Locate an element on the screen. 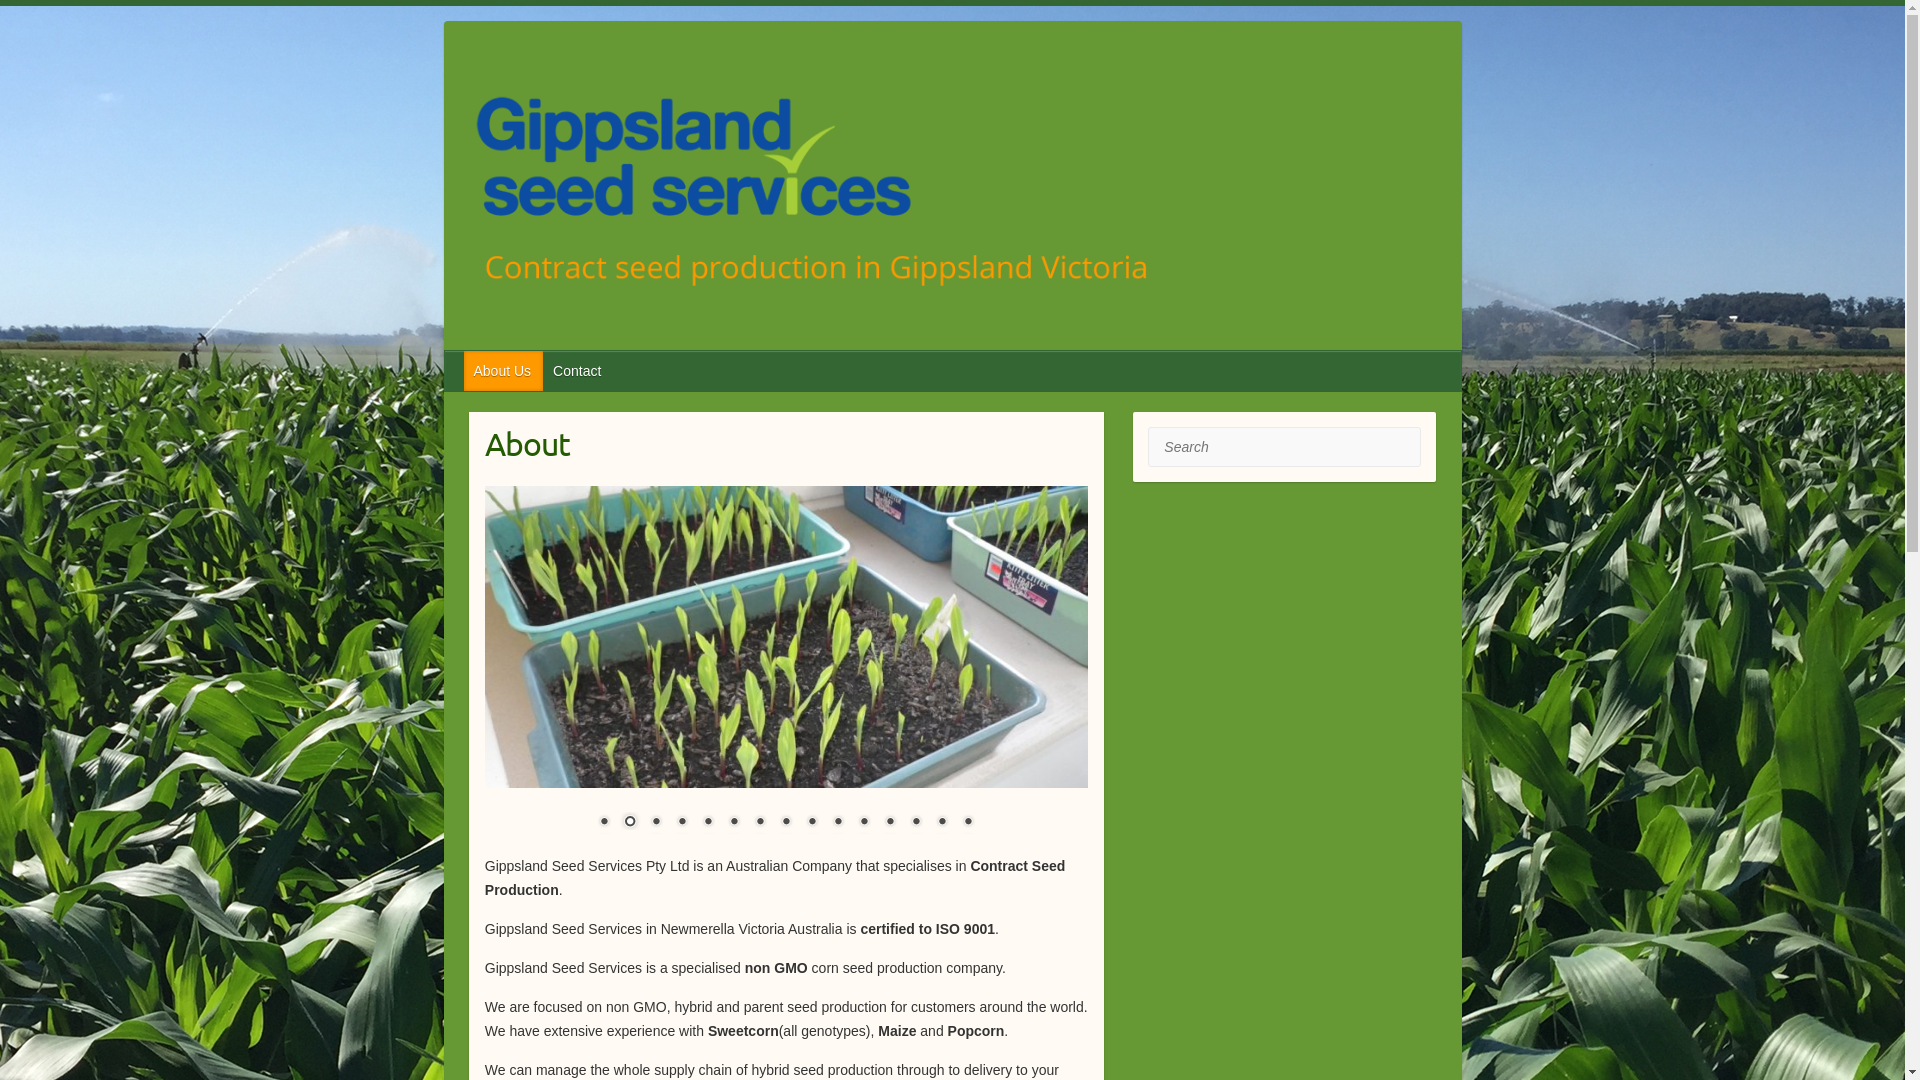 The width and height of the screenshot is (1920, 1080). '1' is located at coordinates (603, 822).